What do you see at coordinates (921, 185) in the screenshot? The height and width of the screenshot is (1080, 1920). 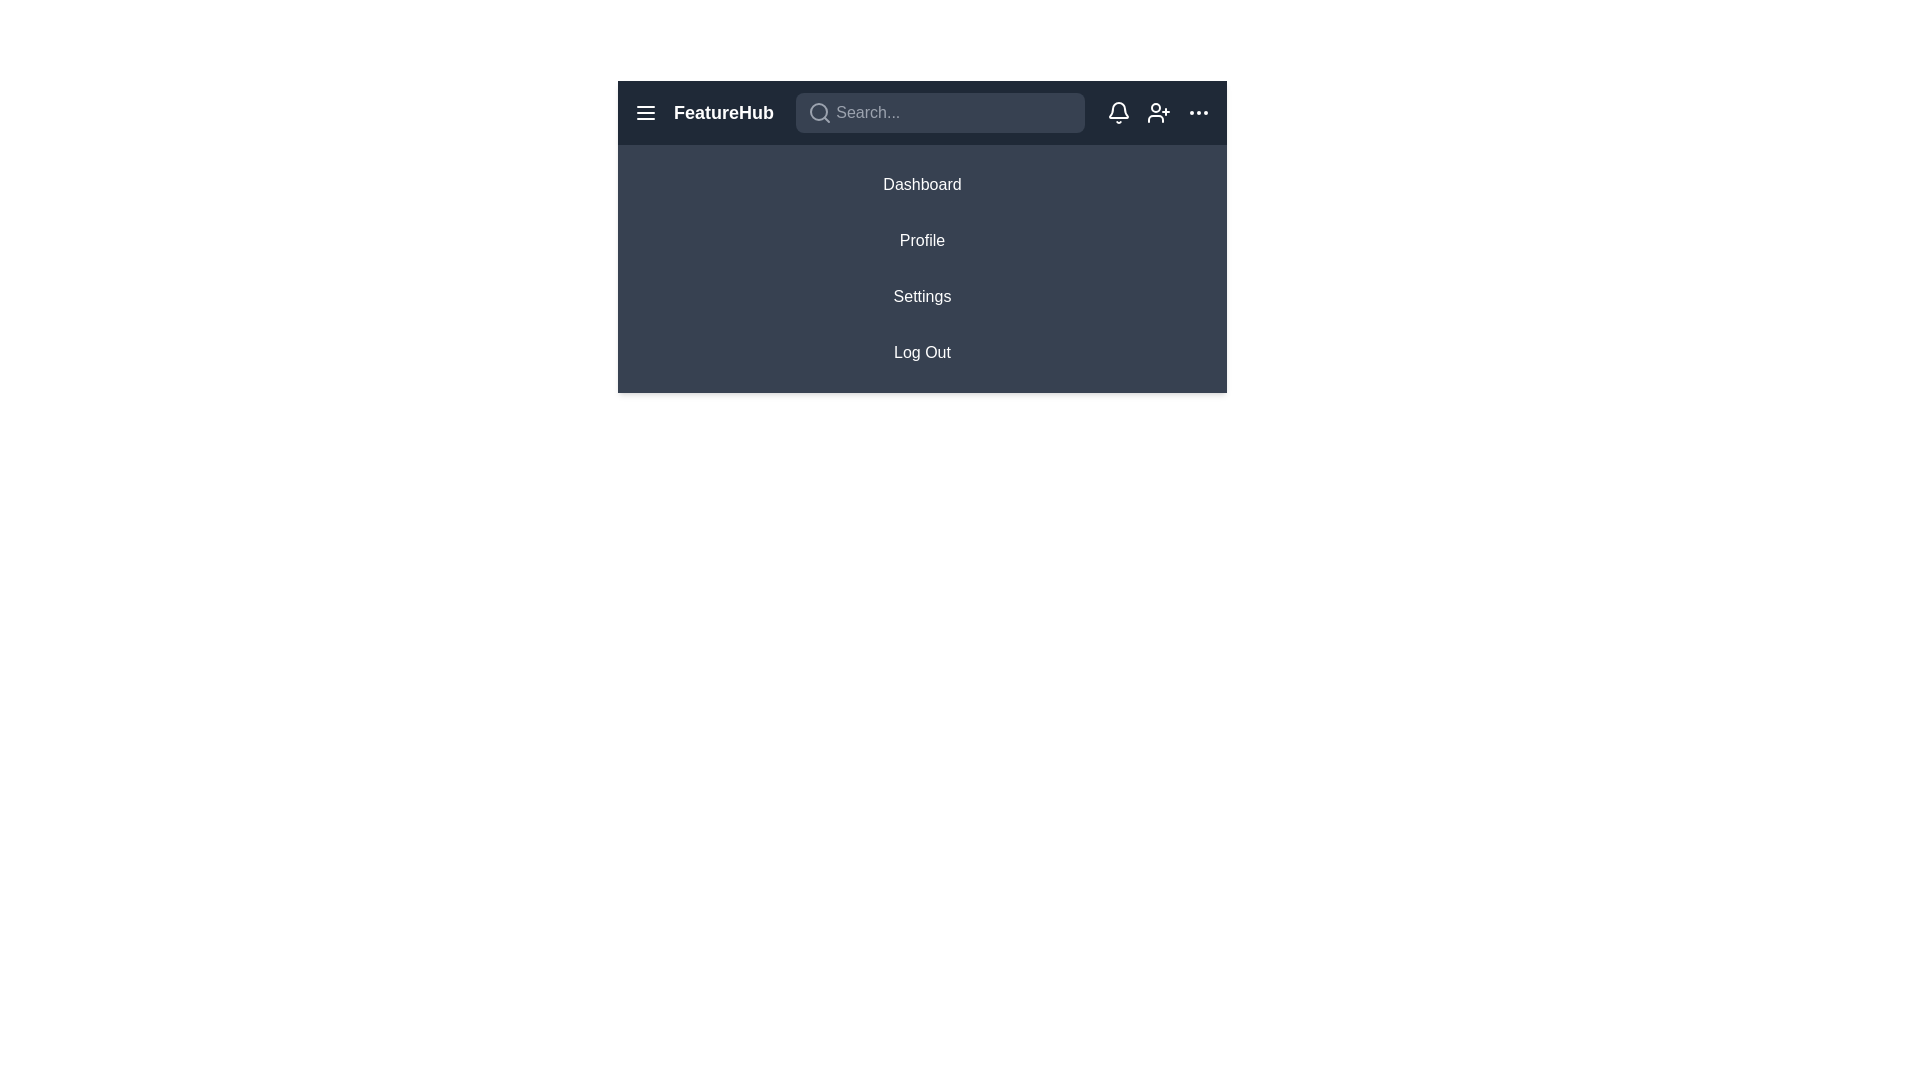 I see `the first item in the vertical list of options, which serves as a menu option` at bounding box center [921, 185].